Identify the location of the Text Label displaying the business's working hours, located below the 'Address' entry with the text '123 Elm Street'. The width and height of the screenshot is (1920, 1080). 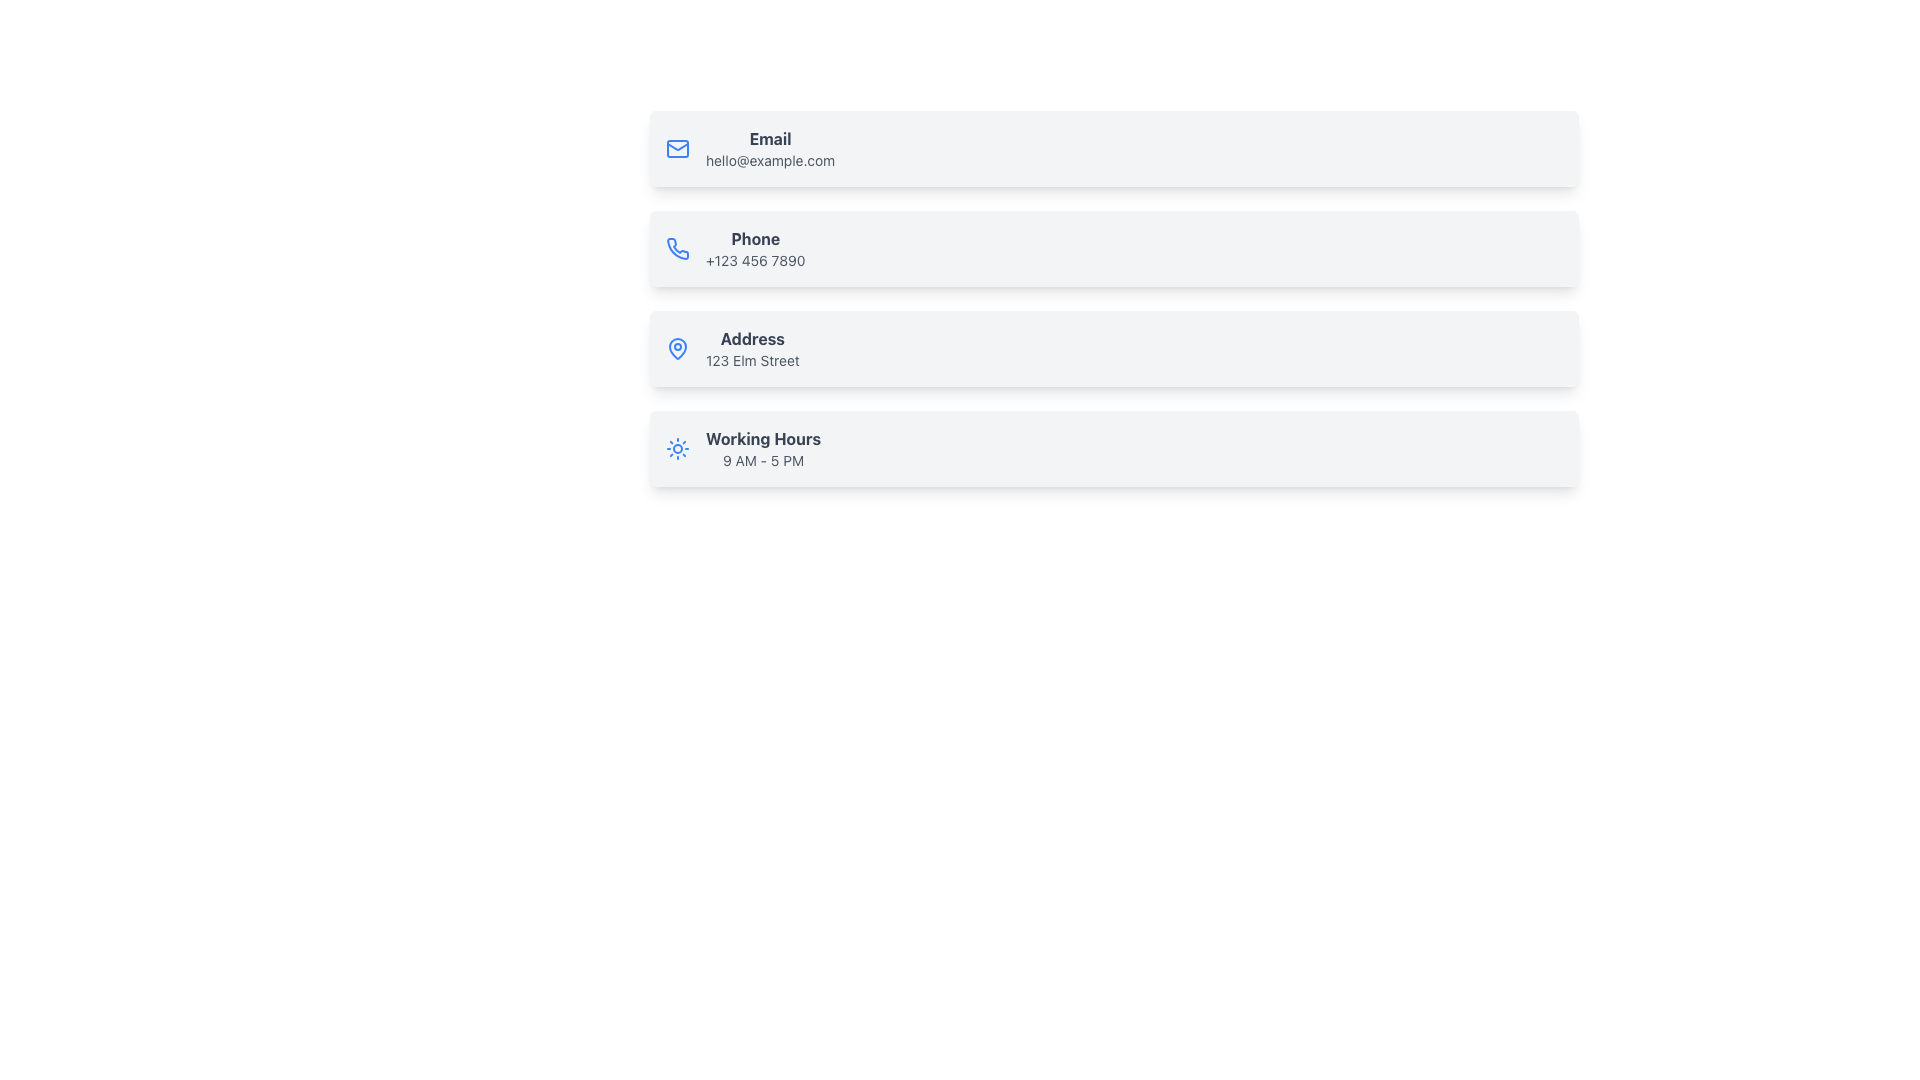
(762, 447).